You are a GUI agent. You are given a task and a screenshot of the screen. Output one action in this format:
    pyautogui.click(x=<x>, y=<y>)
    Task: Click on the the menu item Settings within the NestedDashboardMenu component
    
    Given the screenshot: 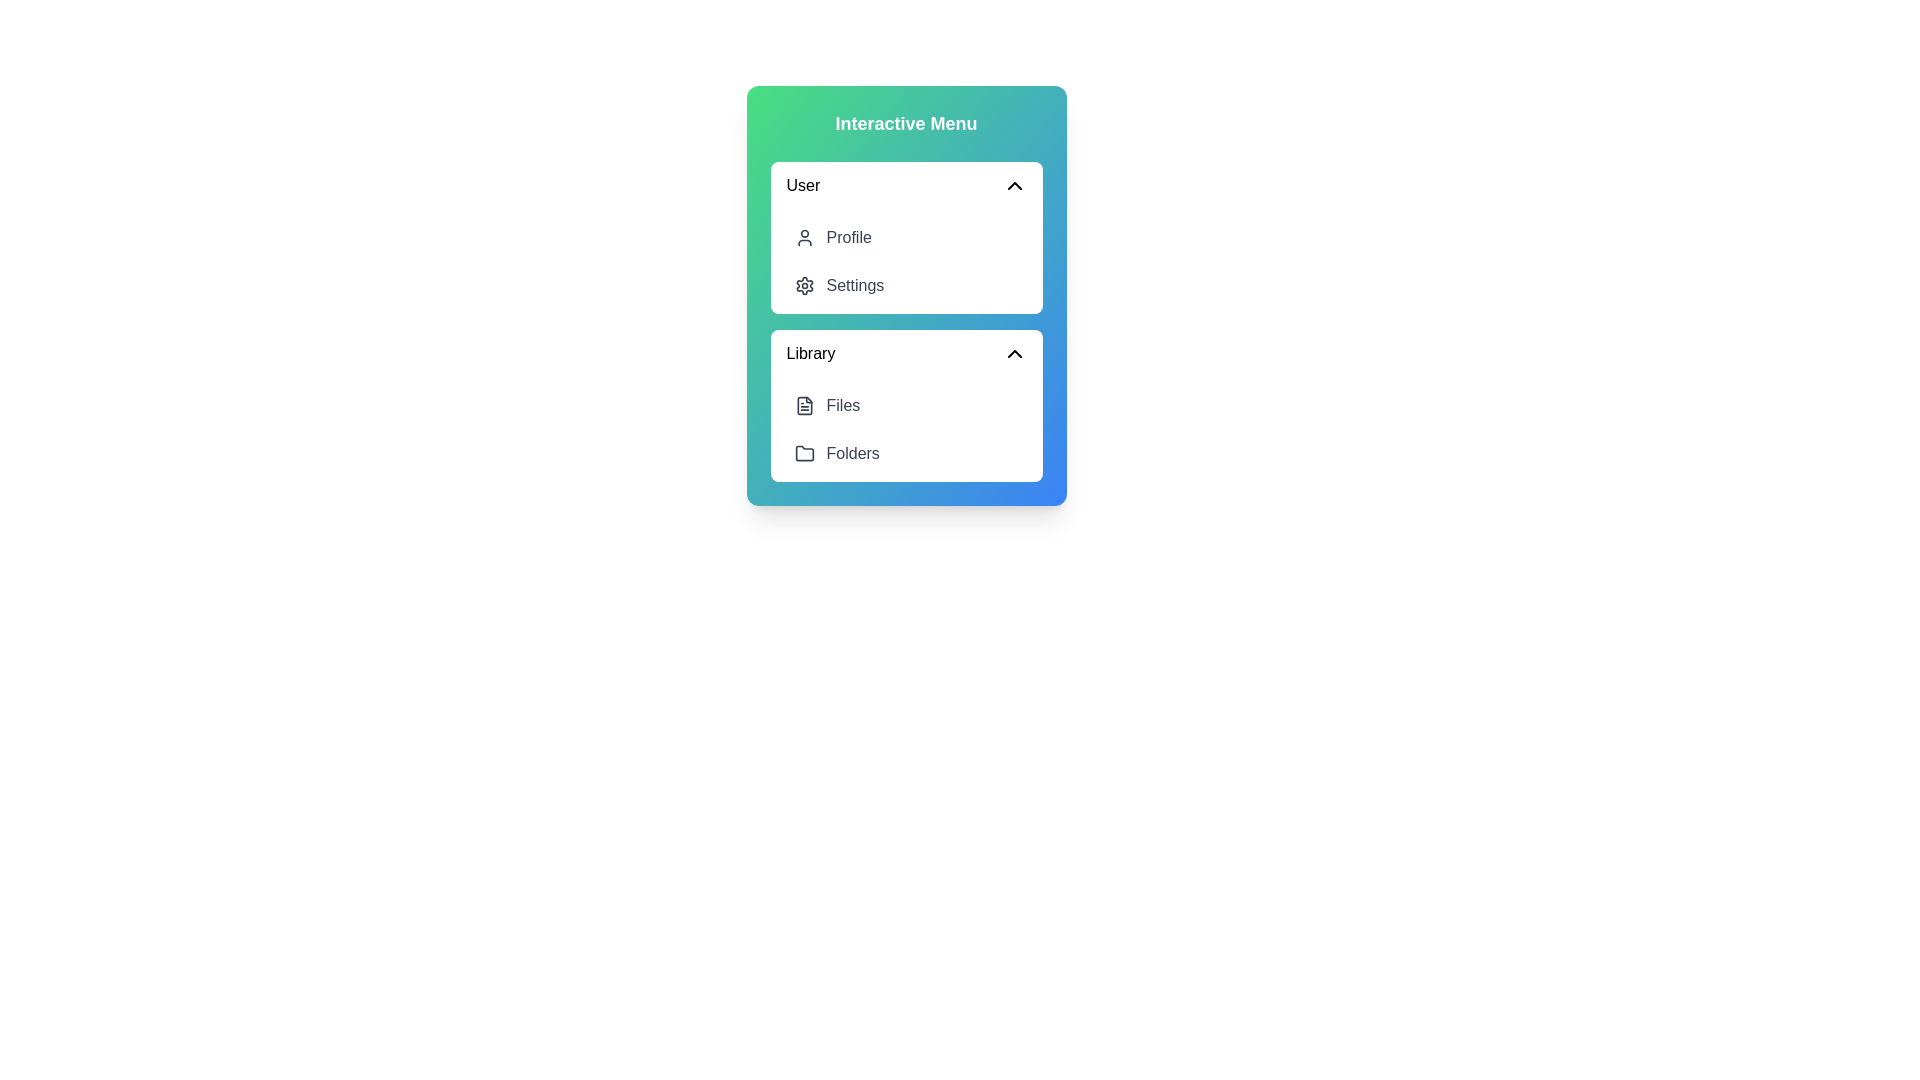 What is the action you would take?
    pyautogui.click(x=905, y=285)
    